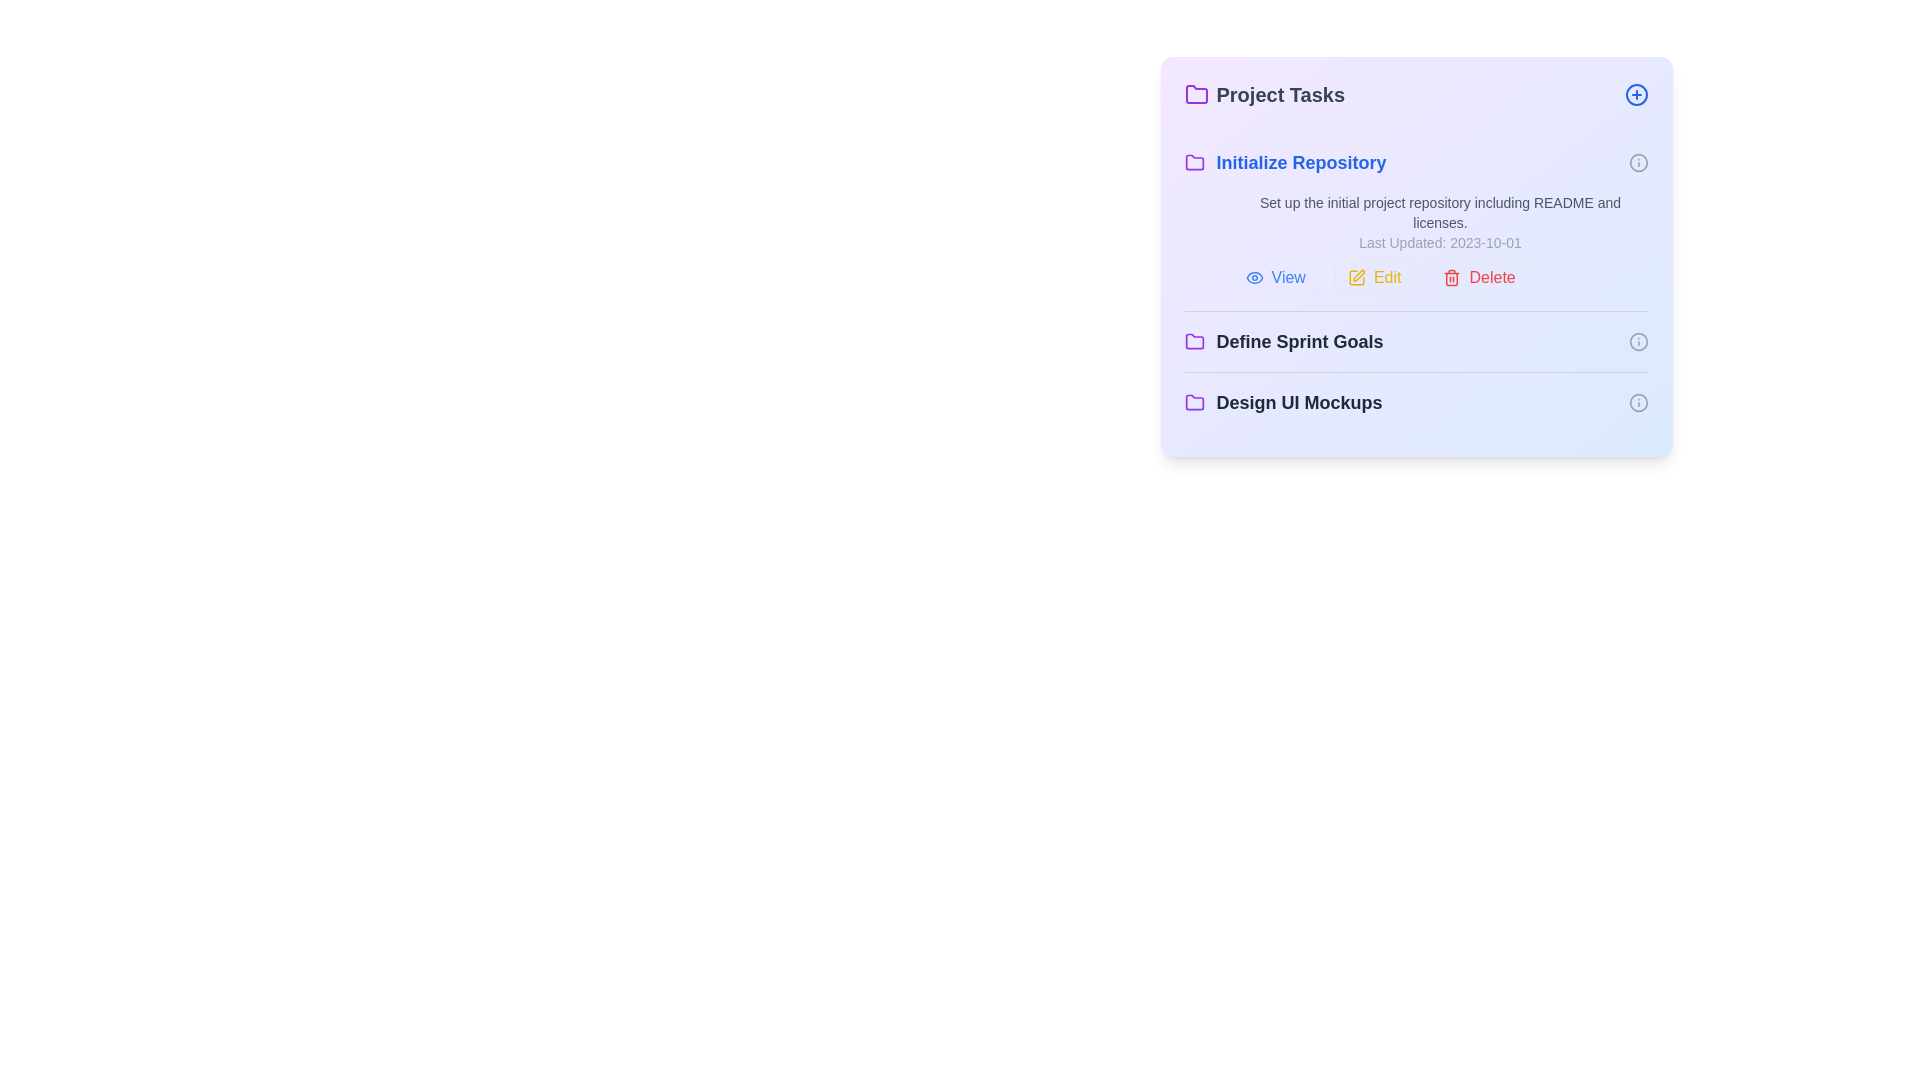  Describe the element at coordinates (1194, 161) in the screenshot. I see `the folder icon with a purple outline located to the left of the text 'Initialize Repository' in the project tasks section` at that location.